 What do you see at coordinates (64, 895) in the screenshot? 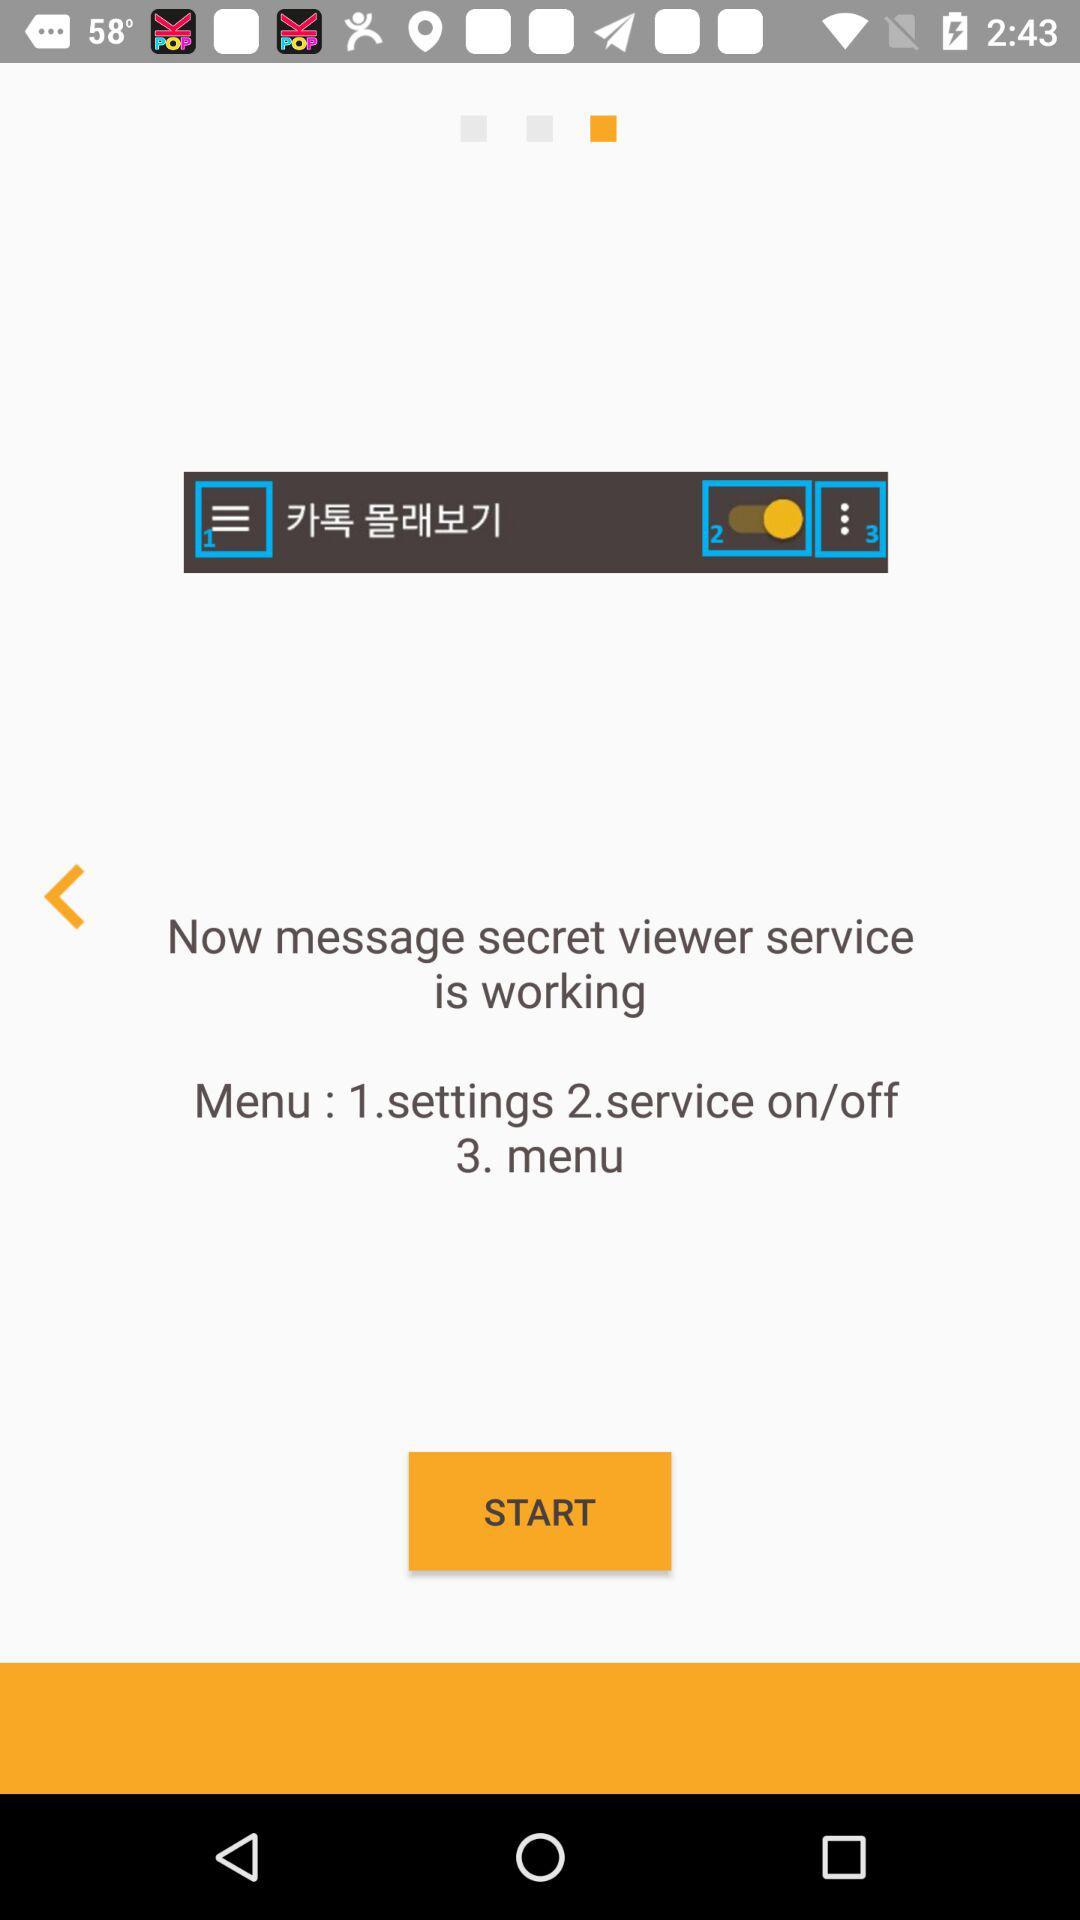
I see `previous page` at bounding box center [64, 895].